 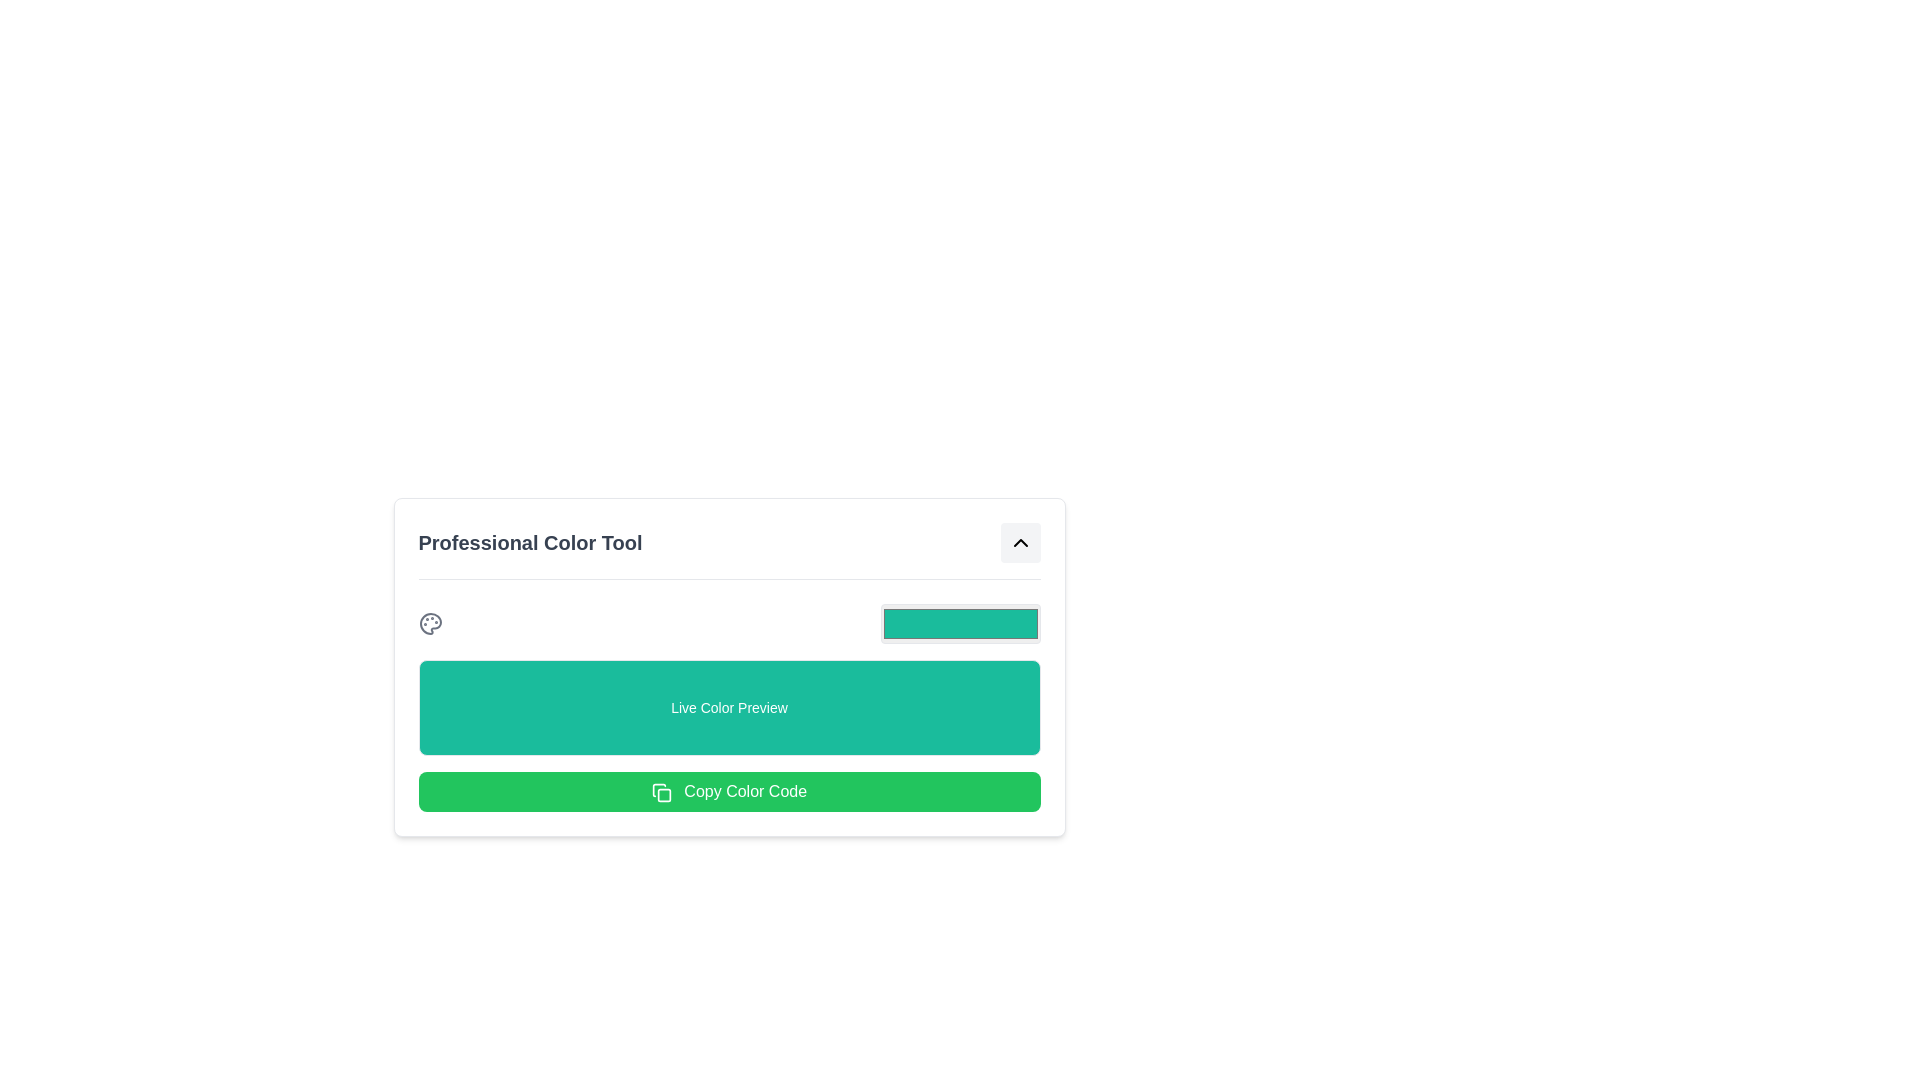 What do you see at coordinates (728, 790) in the screenshot?
I see `the button labeled to copy the color code to the clipboard, which is the last item in its grouped section below the 'Live Color Preview' panel` at bounding box center [728, 790].